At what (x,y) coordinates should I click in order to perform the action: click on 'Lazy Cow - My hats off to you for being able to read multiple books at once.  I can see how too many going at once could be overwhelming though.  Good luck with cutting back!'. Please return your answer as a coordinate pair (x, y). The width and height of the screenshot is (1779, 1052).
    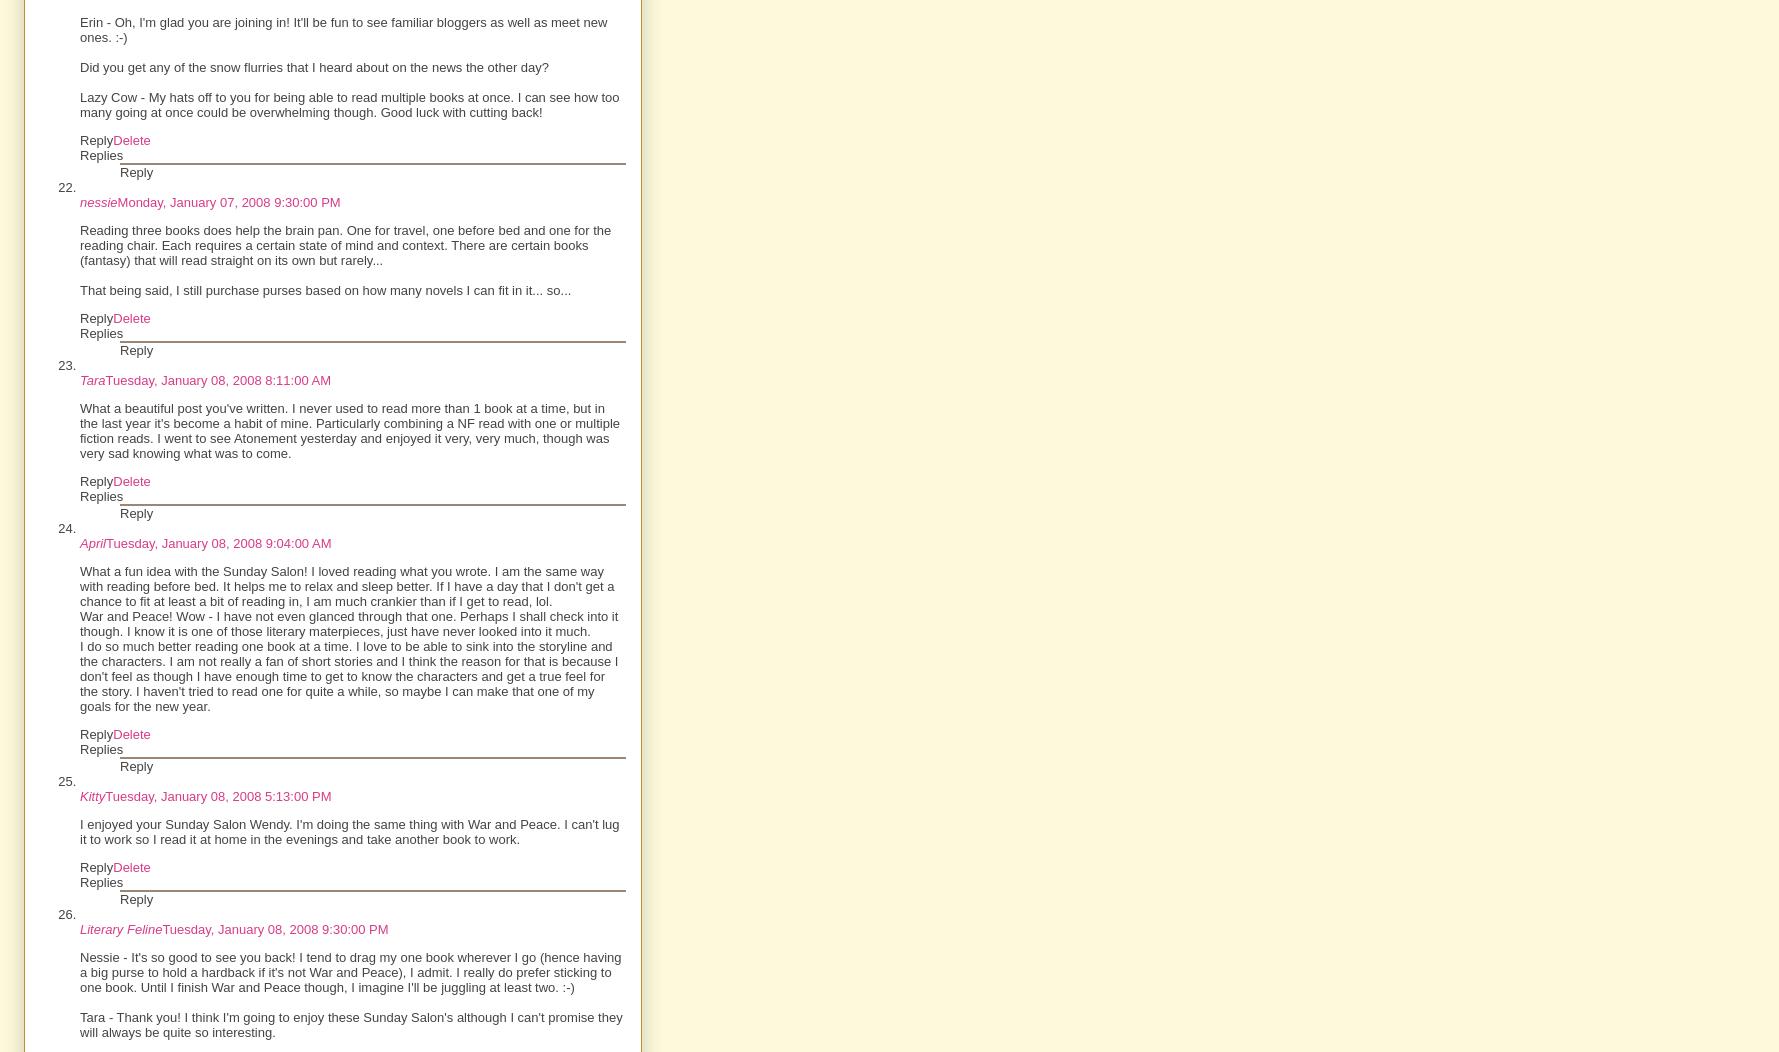
    Looking at the image, I should click on (348, 104).